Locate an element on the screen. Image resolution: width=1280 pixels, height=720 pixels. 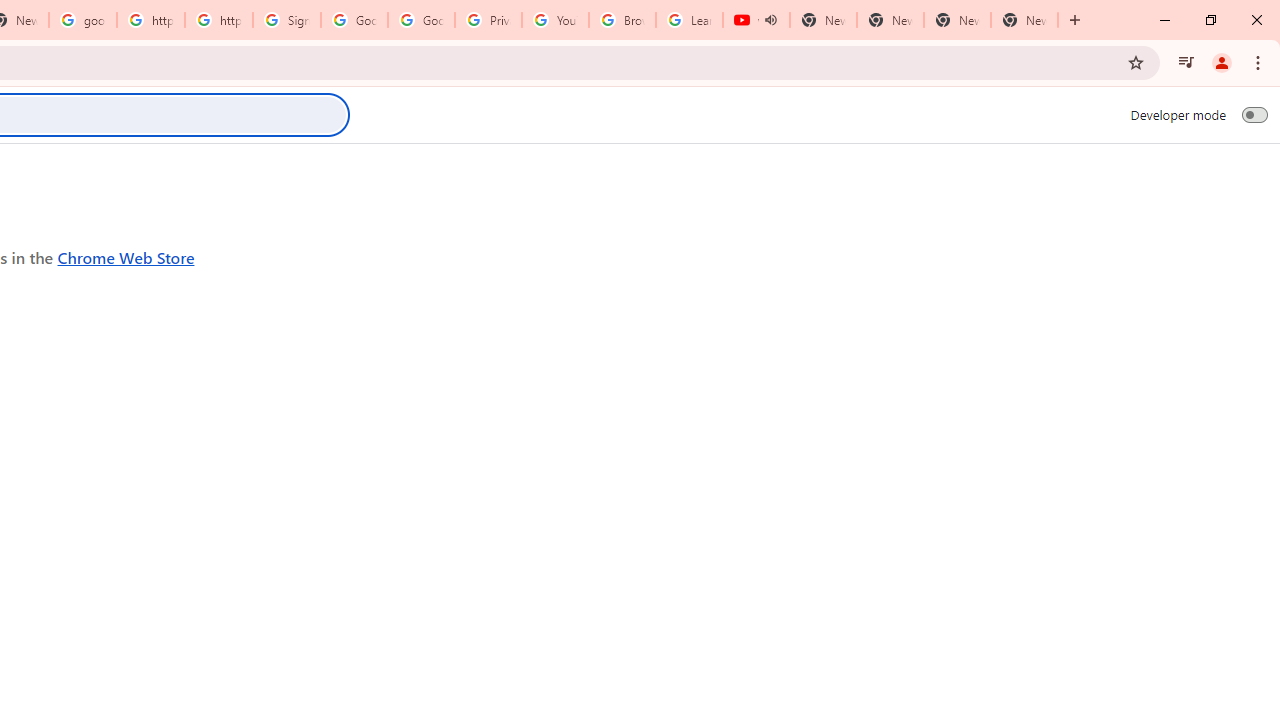
'Sign in - Google Accounts' is located at coordinates (286, 20).